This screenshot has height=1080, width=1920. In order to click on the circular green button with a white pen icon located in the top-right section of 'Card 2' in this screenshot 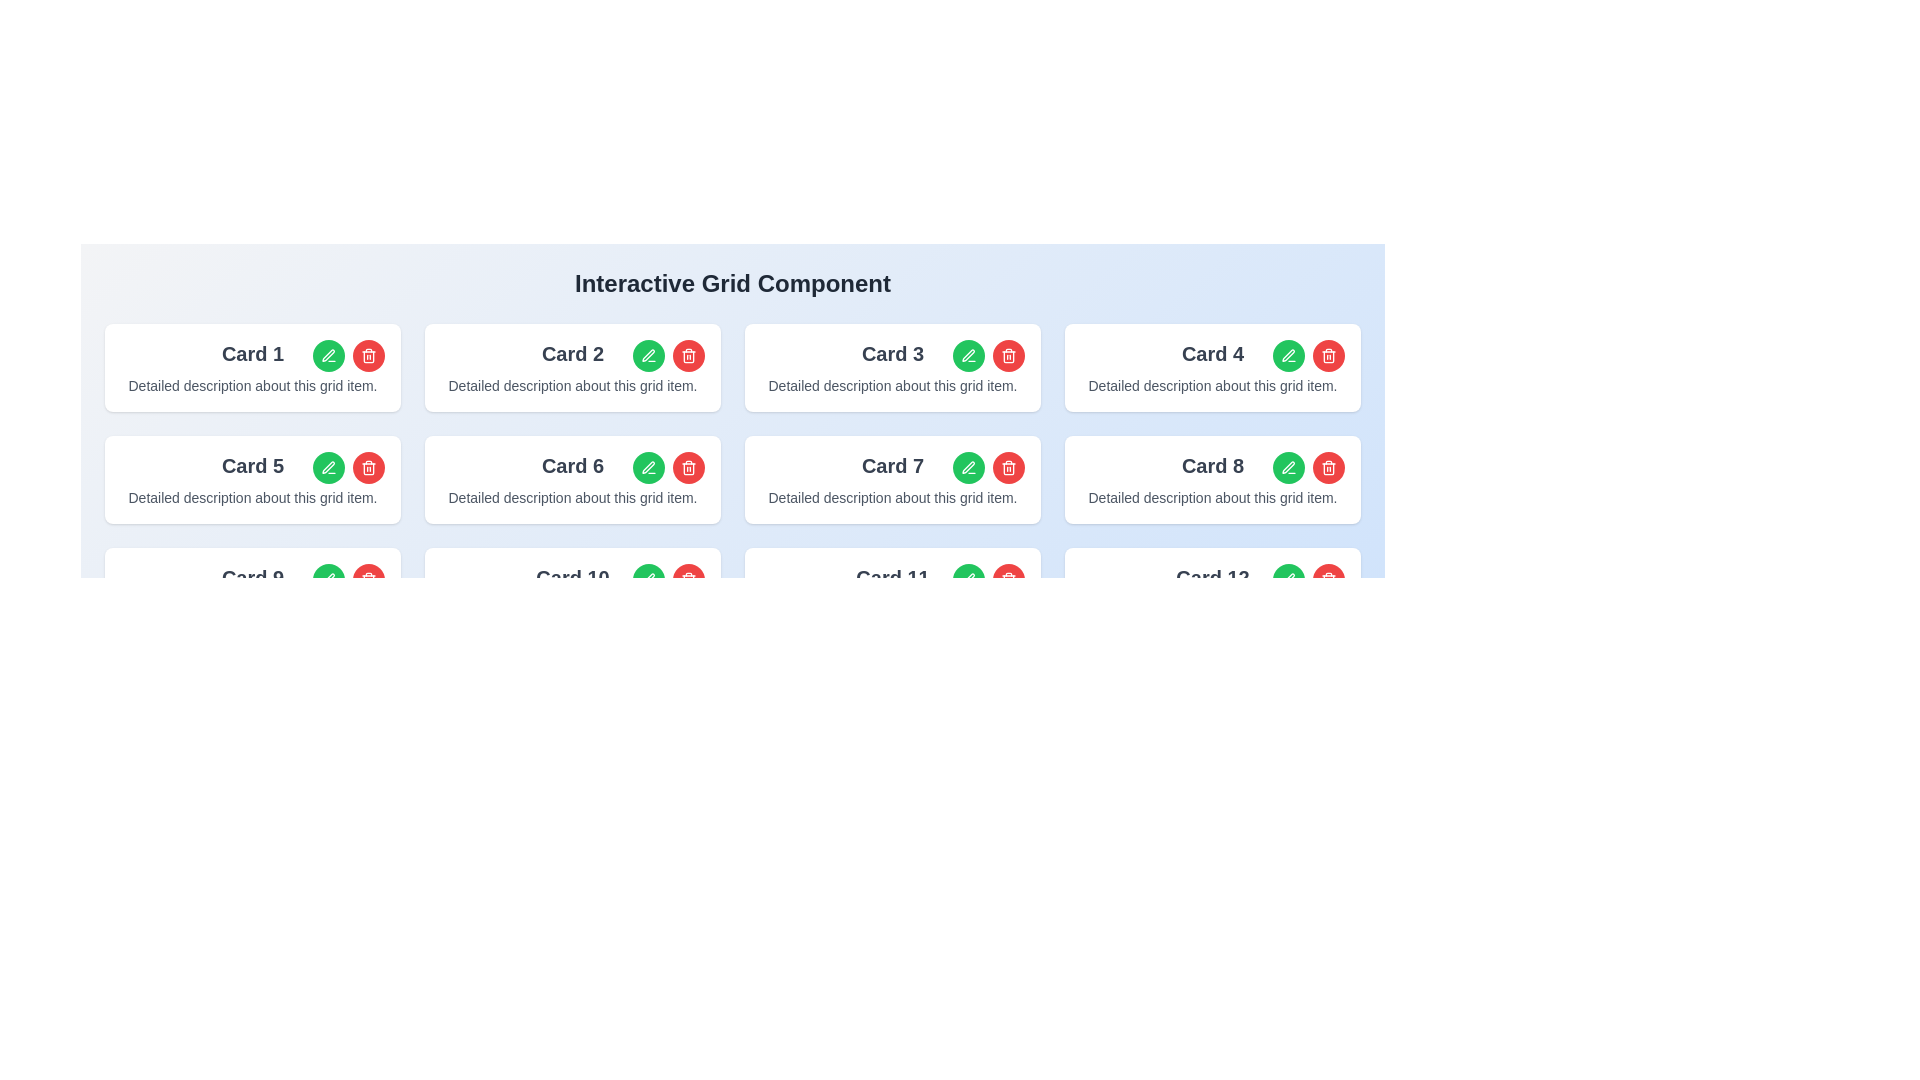, I will do `click(648, 354)`.